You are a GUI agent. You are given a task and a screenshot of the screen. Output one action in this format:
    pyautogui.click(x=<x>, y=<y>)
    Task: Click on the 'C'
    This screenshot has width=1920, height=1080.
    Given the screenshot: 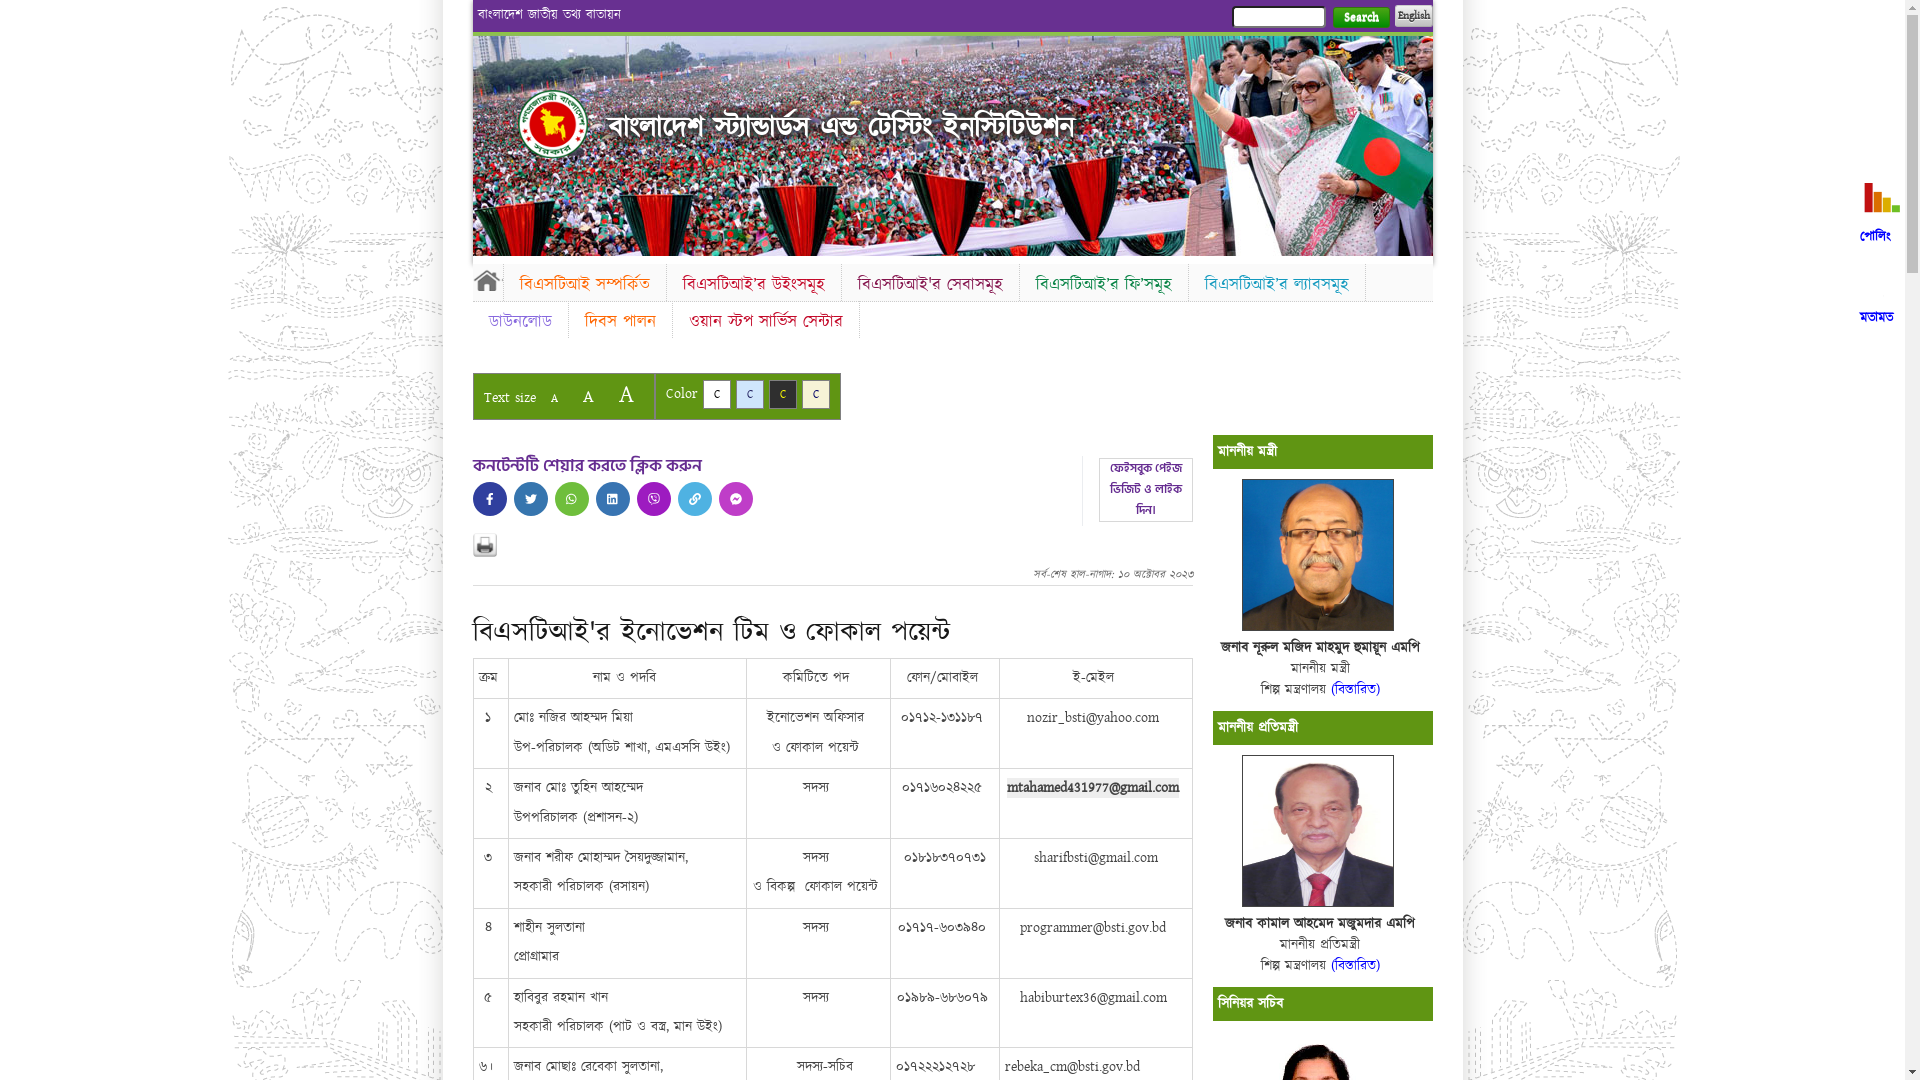 What is the action you would take?
    pyautogui.click(x=748, y=394)
    